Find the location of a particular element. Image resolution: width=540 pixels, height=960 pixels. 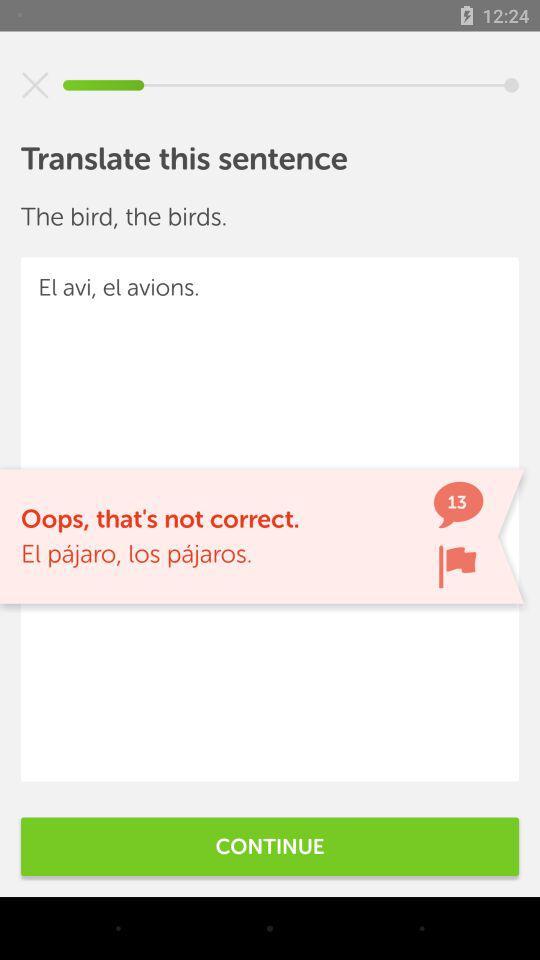

cancel an action is located at coordinates (35, 85).